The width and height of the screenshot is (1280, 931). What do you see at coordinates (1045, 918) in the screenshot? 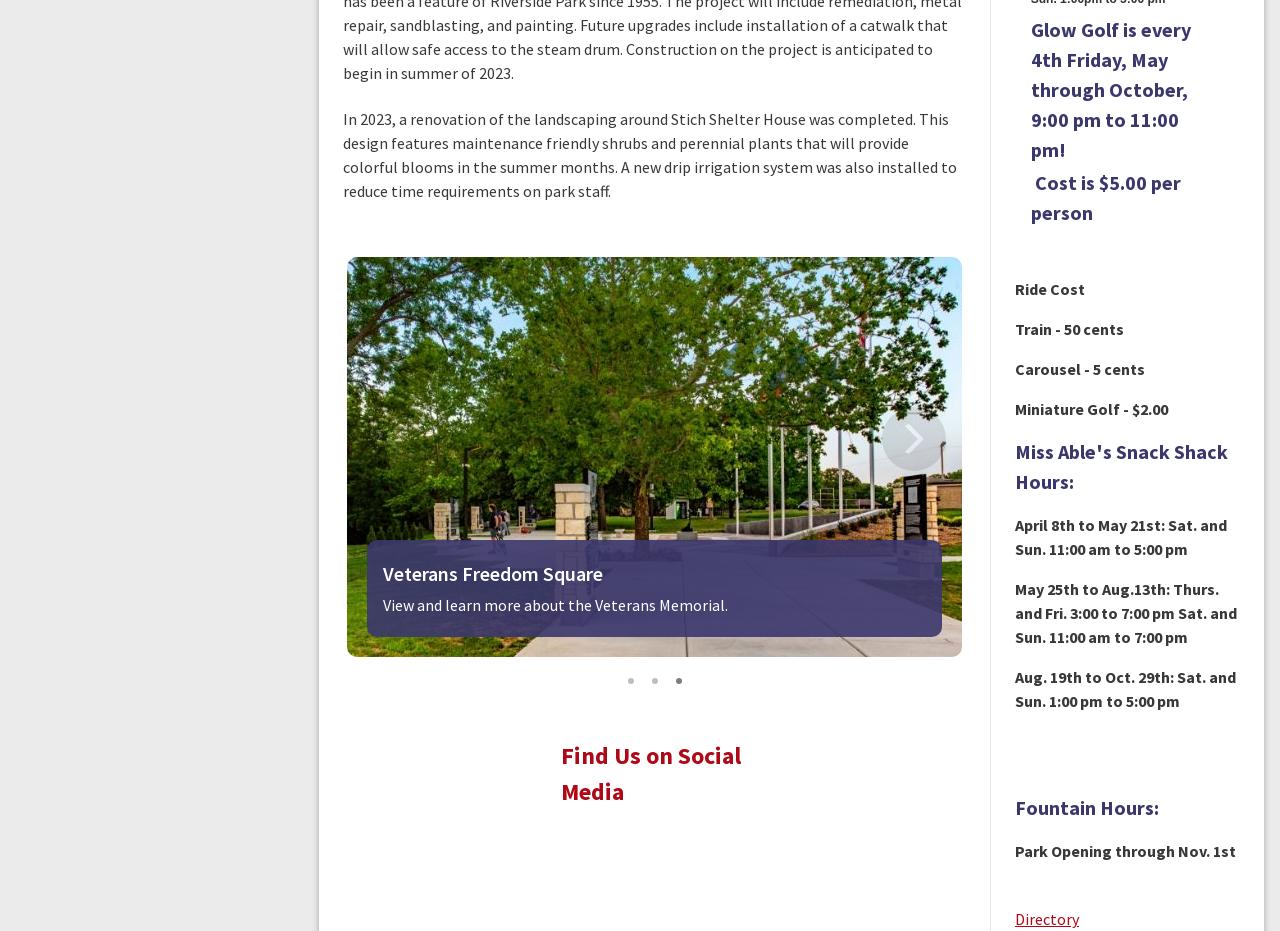
I see `'Directory'` at bounding box center [1045, 918].